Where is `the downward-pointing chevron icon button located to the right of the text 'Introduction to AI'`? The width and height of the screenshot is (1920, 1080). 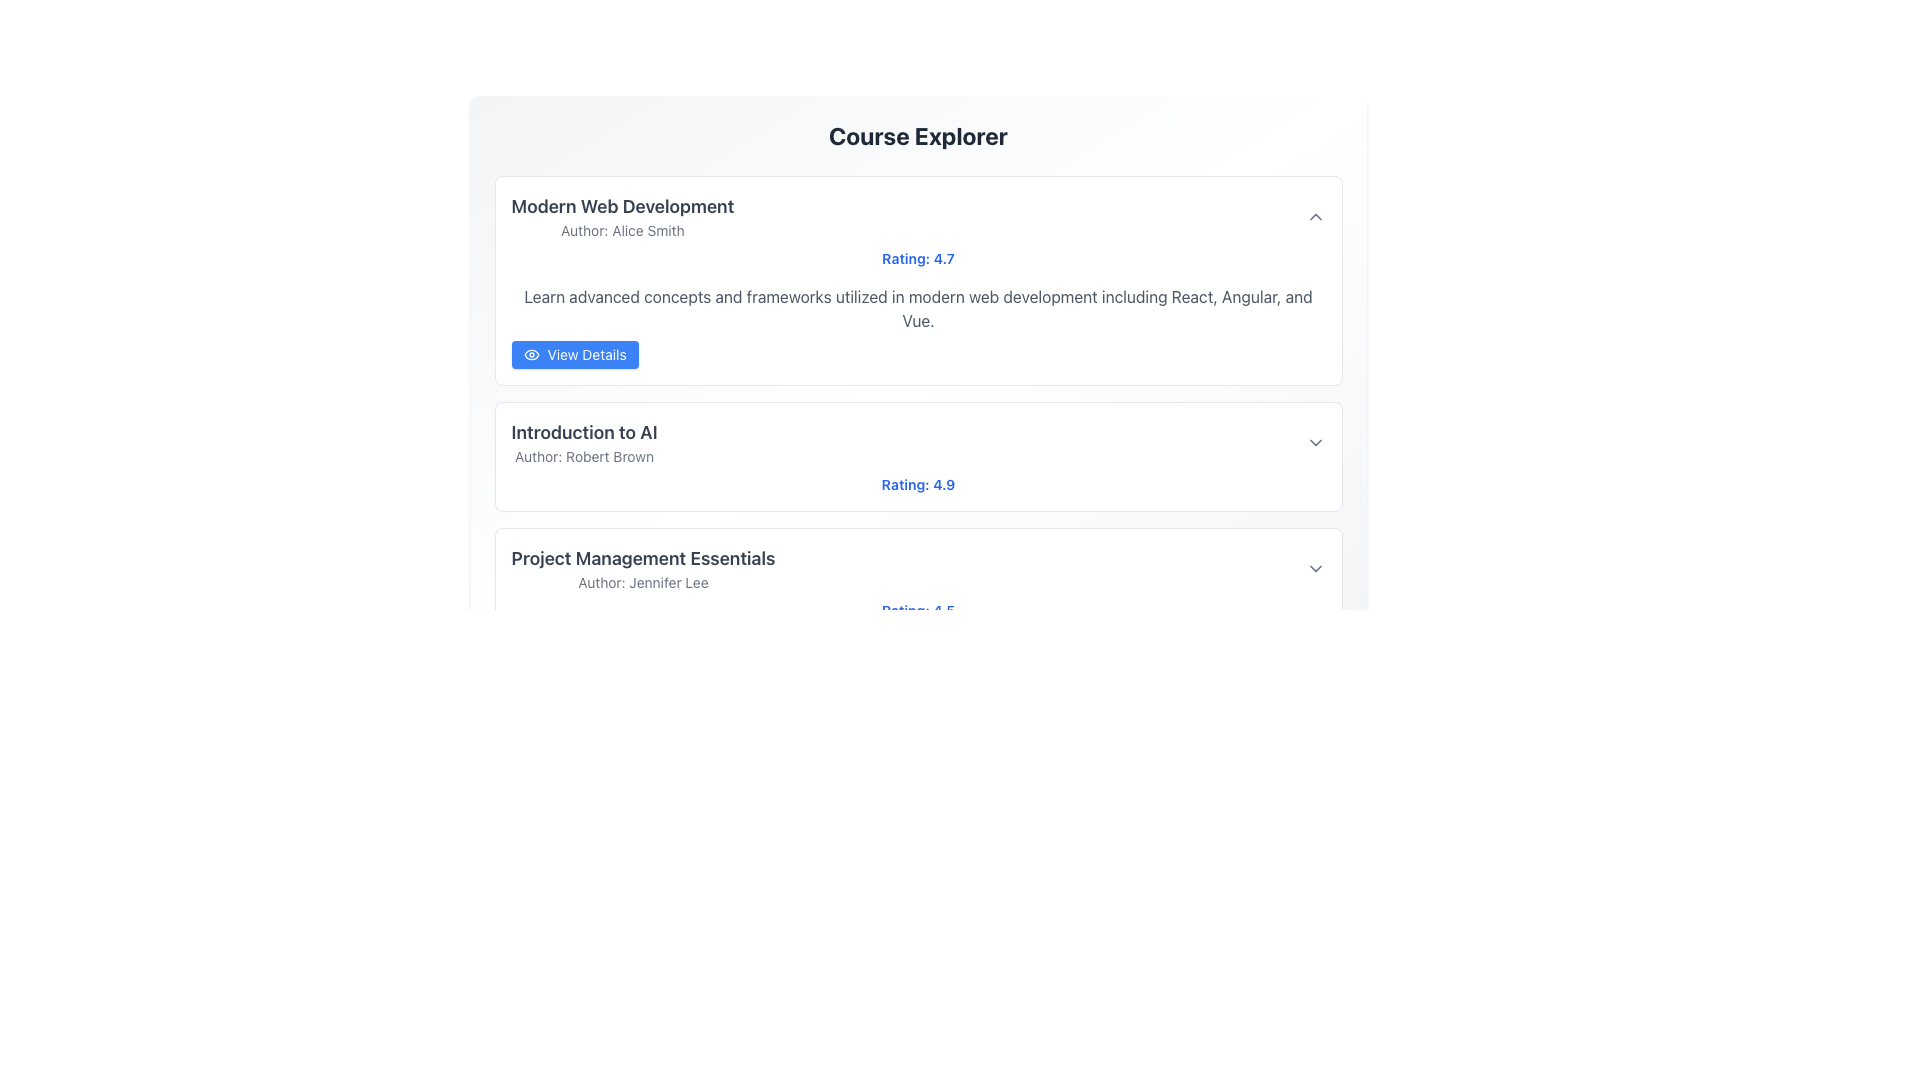
the downward-pointing chevron icon button located to the right of the text 'Introduction to AI' is located at coordinates (1315, 442).